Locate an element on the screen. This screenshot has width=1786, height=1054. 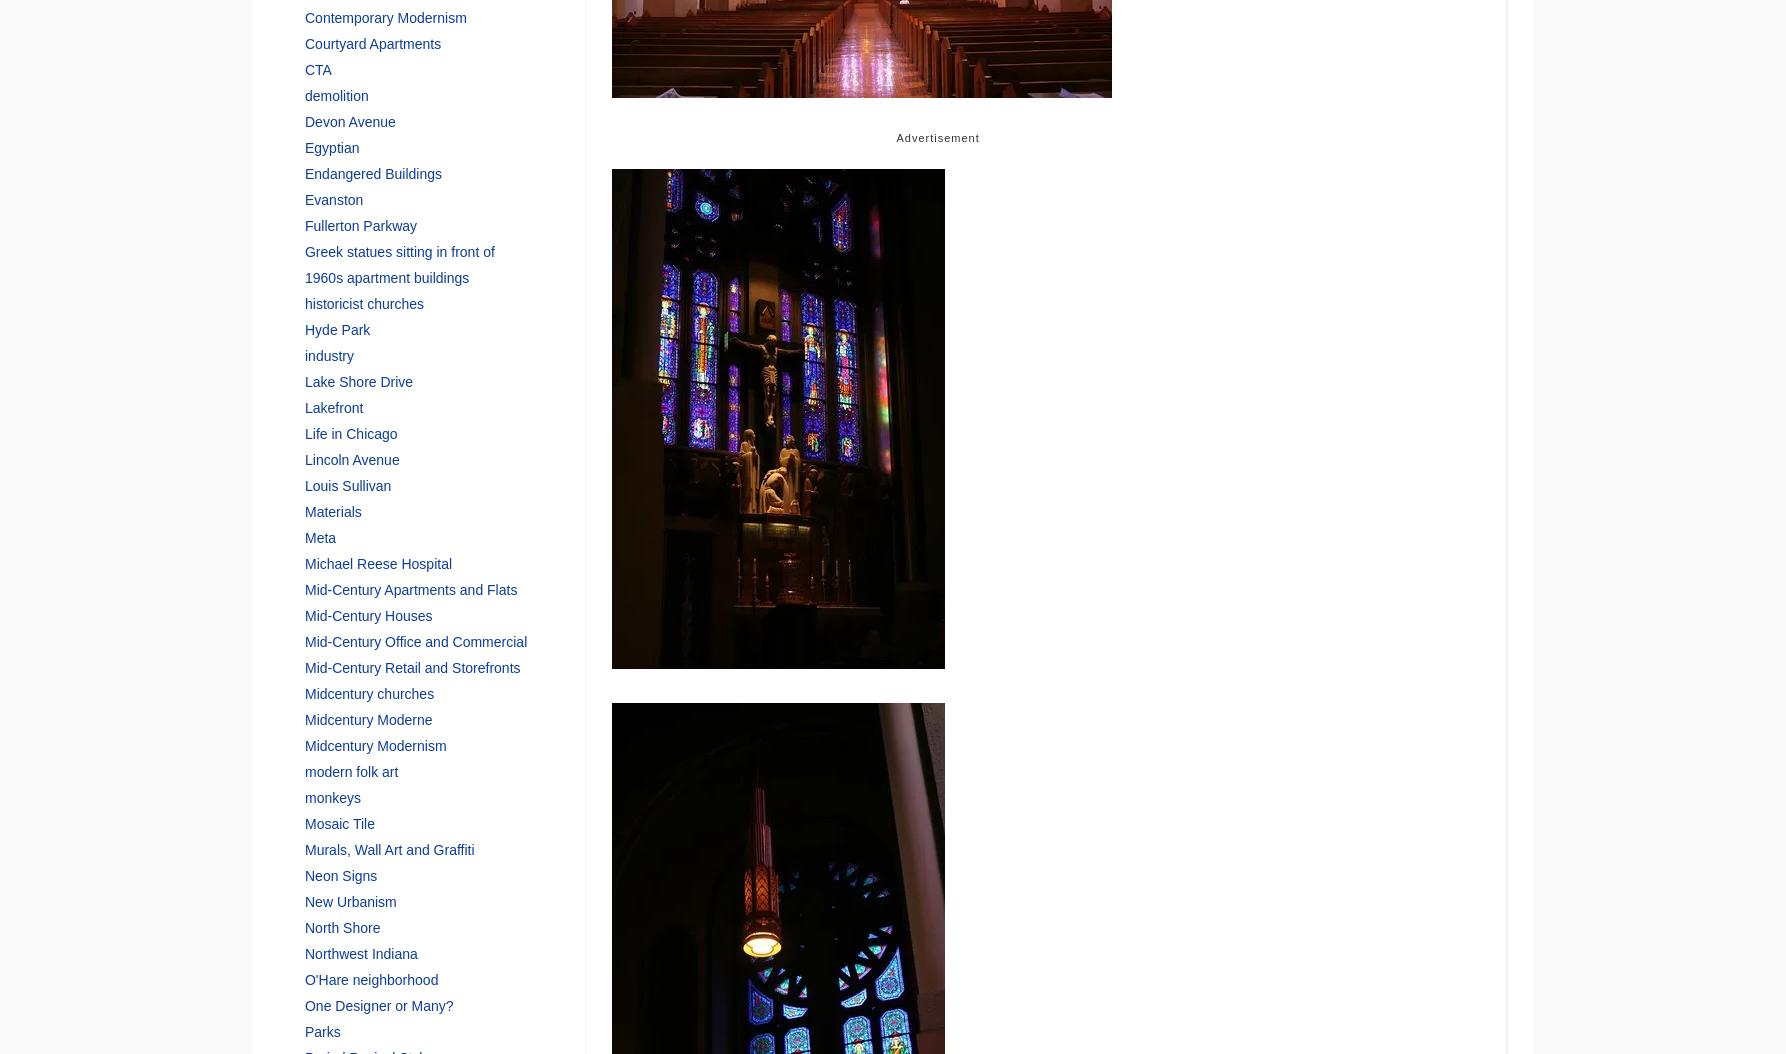
'Mid-Century Retail and Storefronts' is located at coordinates (412, 666).